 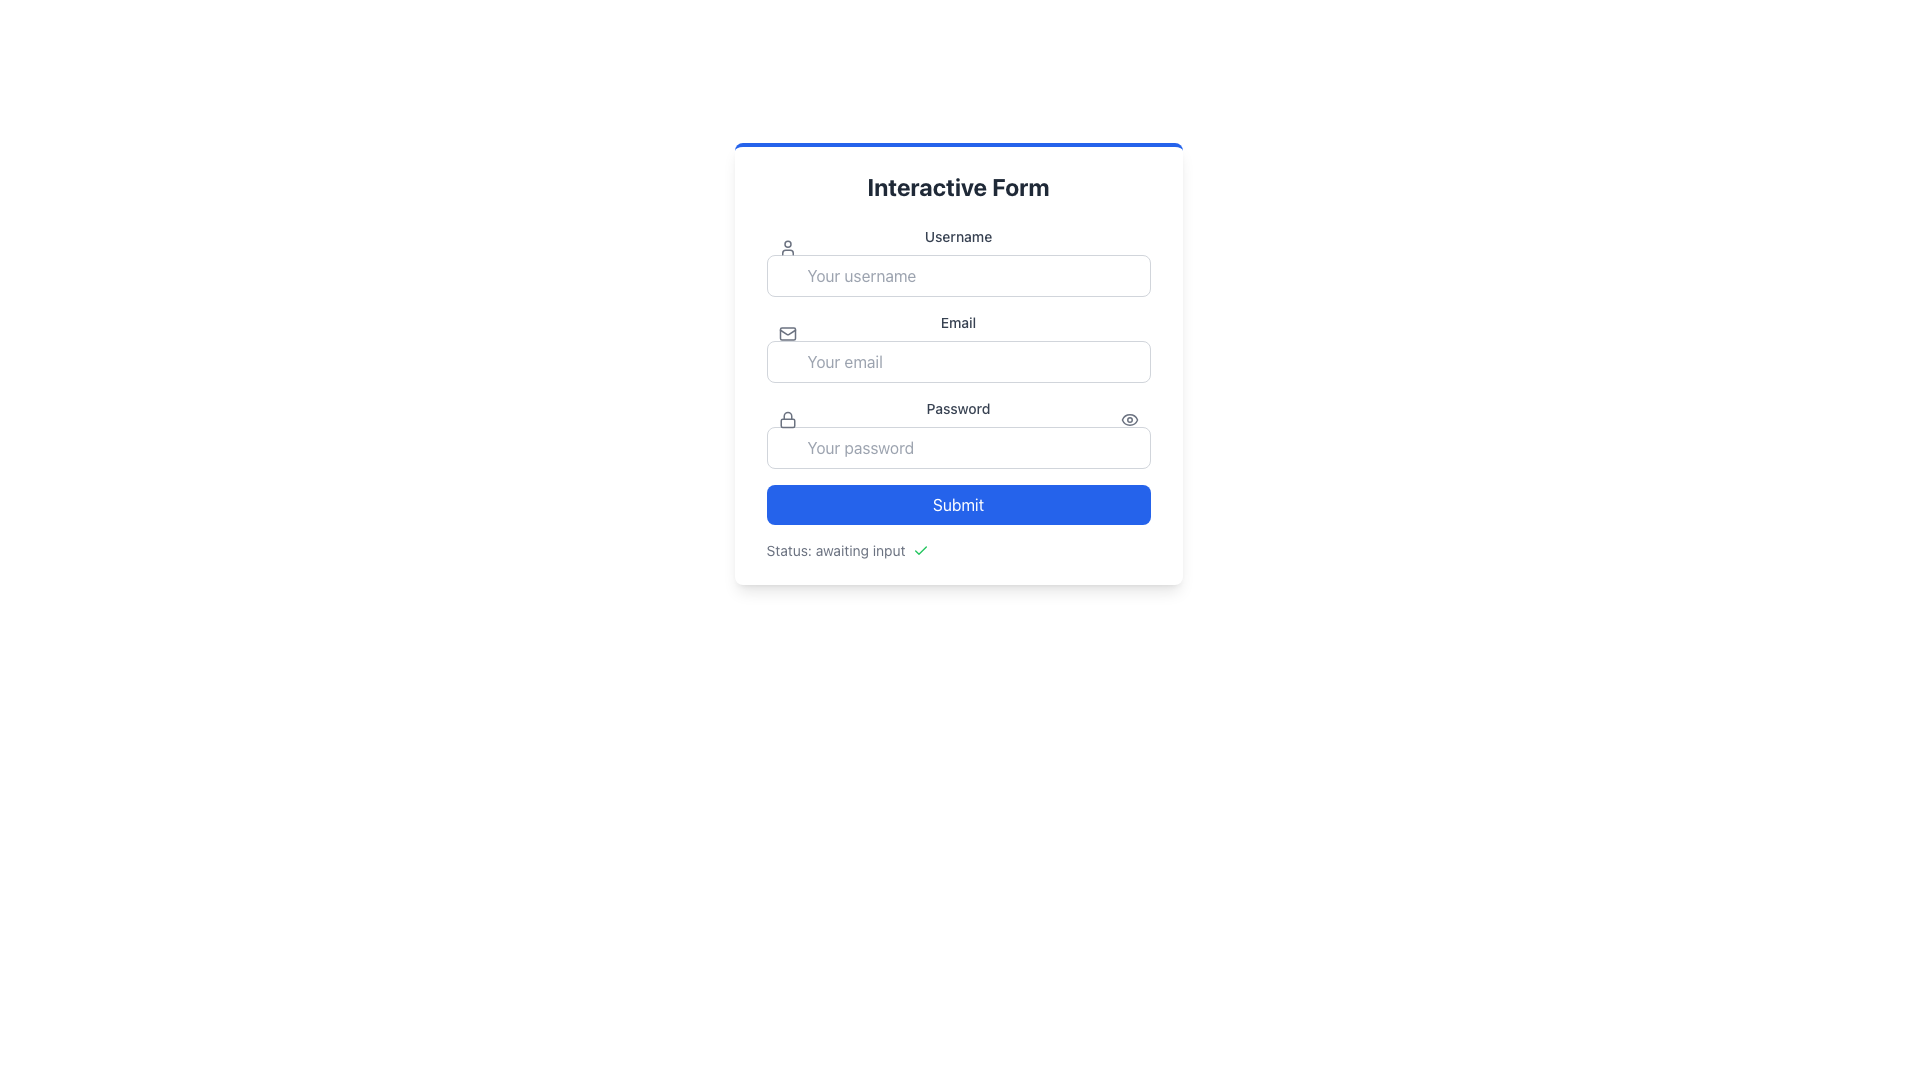 I want to click on the email input field, which is the second form field in the form structure, to trigger the focus effect, so click(x=957, y=346).